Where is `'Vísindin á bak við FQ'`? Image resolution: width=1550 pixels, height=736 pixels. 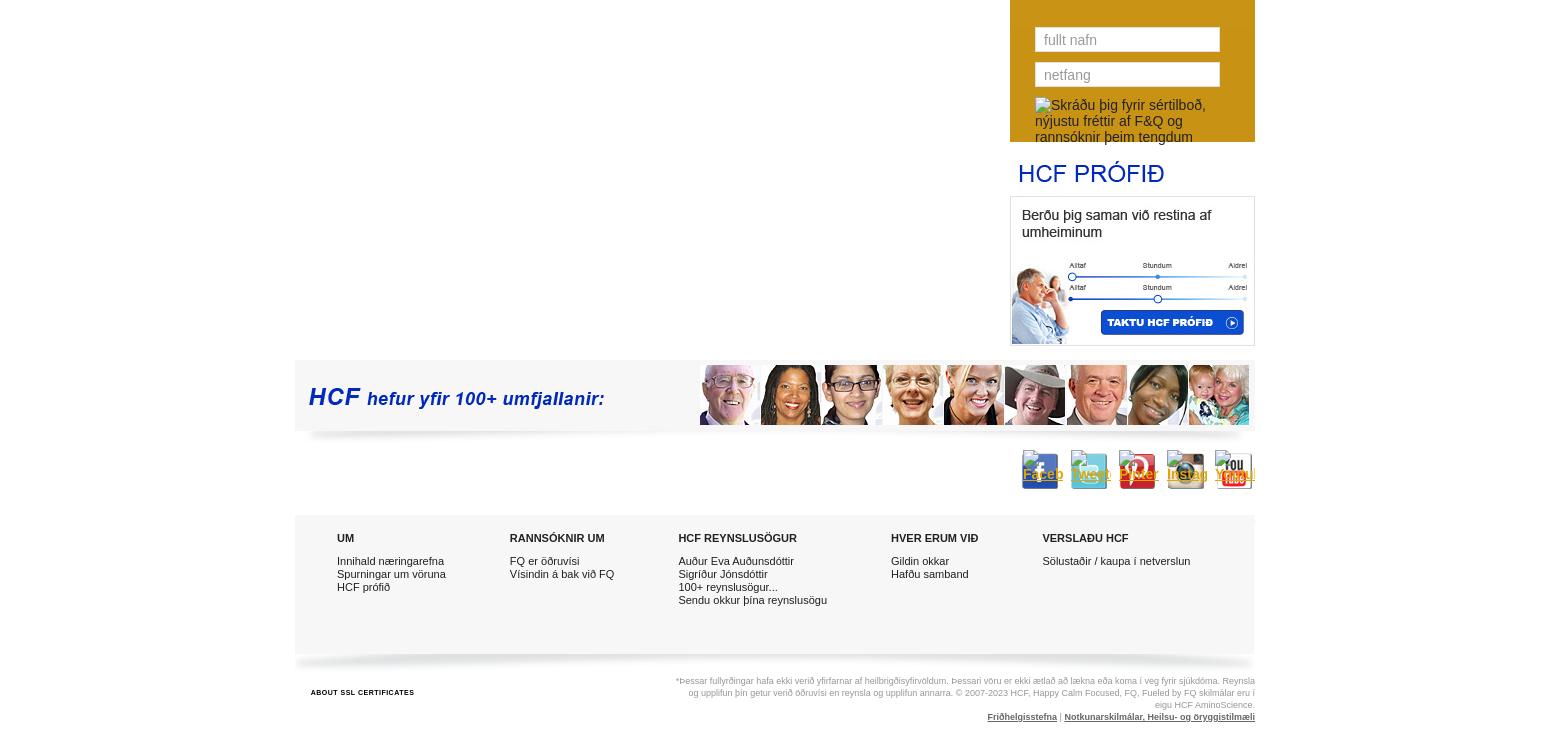 'Vísindin á bak við FQ' is located at coordinates (561, 573).